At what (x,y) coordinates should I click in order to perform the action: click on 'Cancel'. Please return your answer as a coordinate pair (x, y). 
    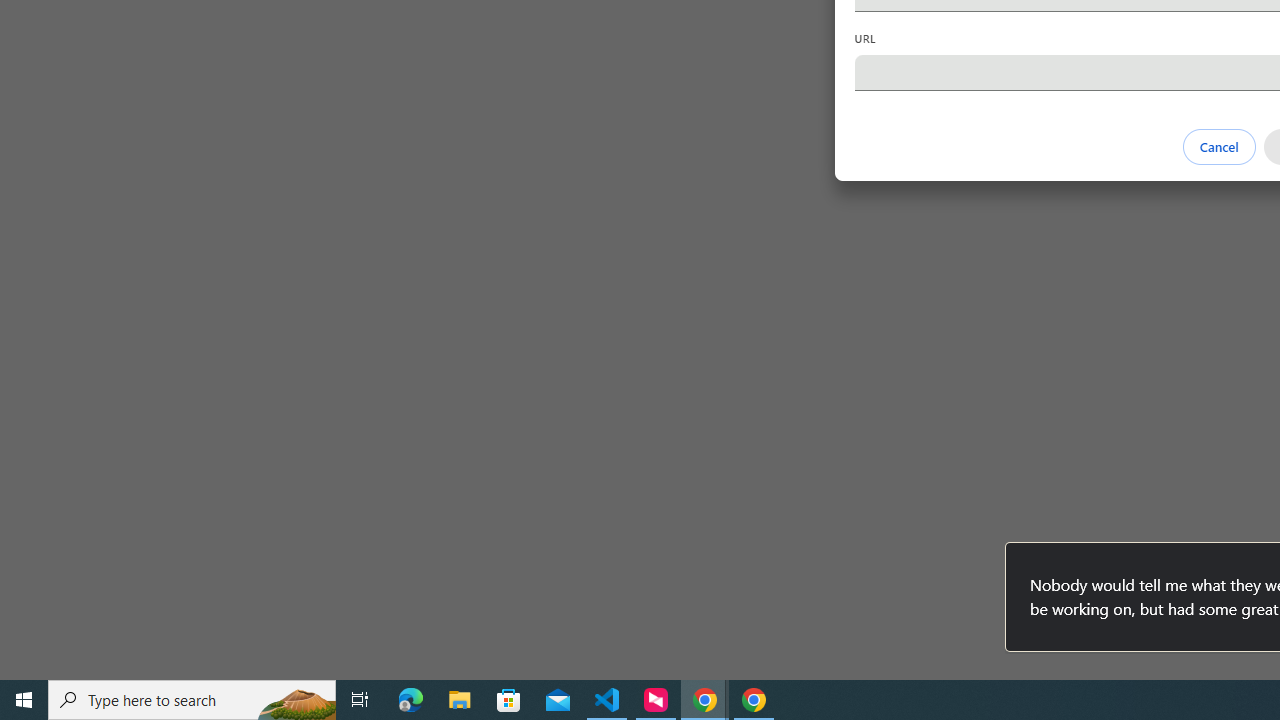
    Looking at the image, I should click on (1217, 145).